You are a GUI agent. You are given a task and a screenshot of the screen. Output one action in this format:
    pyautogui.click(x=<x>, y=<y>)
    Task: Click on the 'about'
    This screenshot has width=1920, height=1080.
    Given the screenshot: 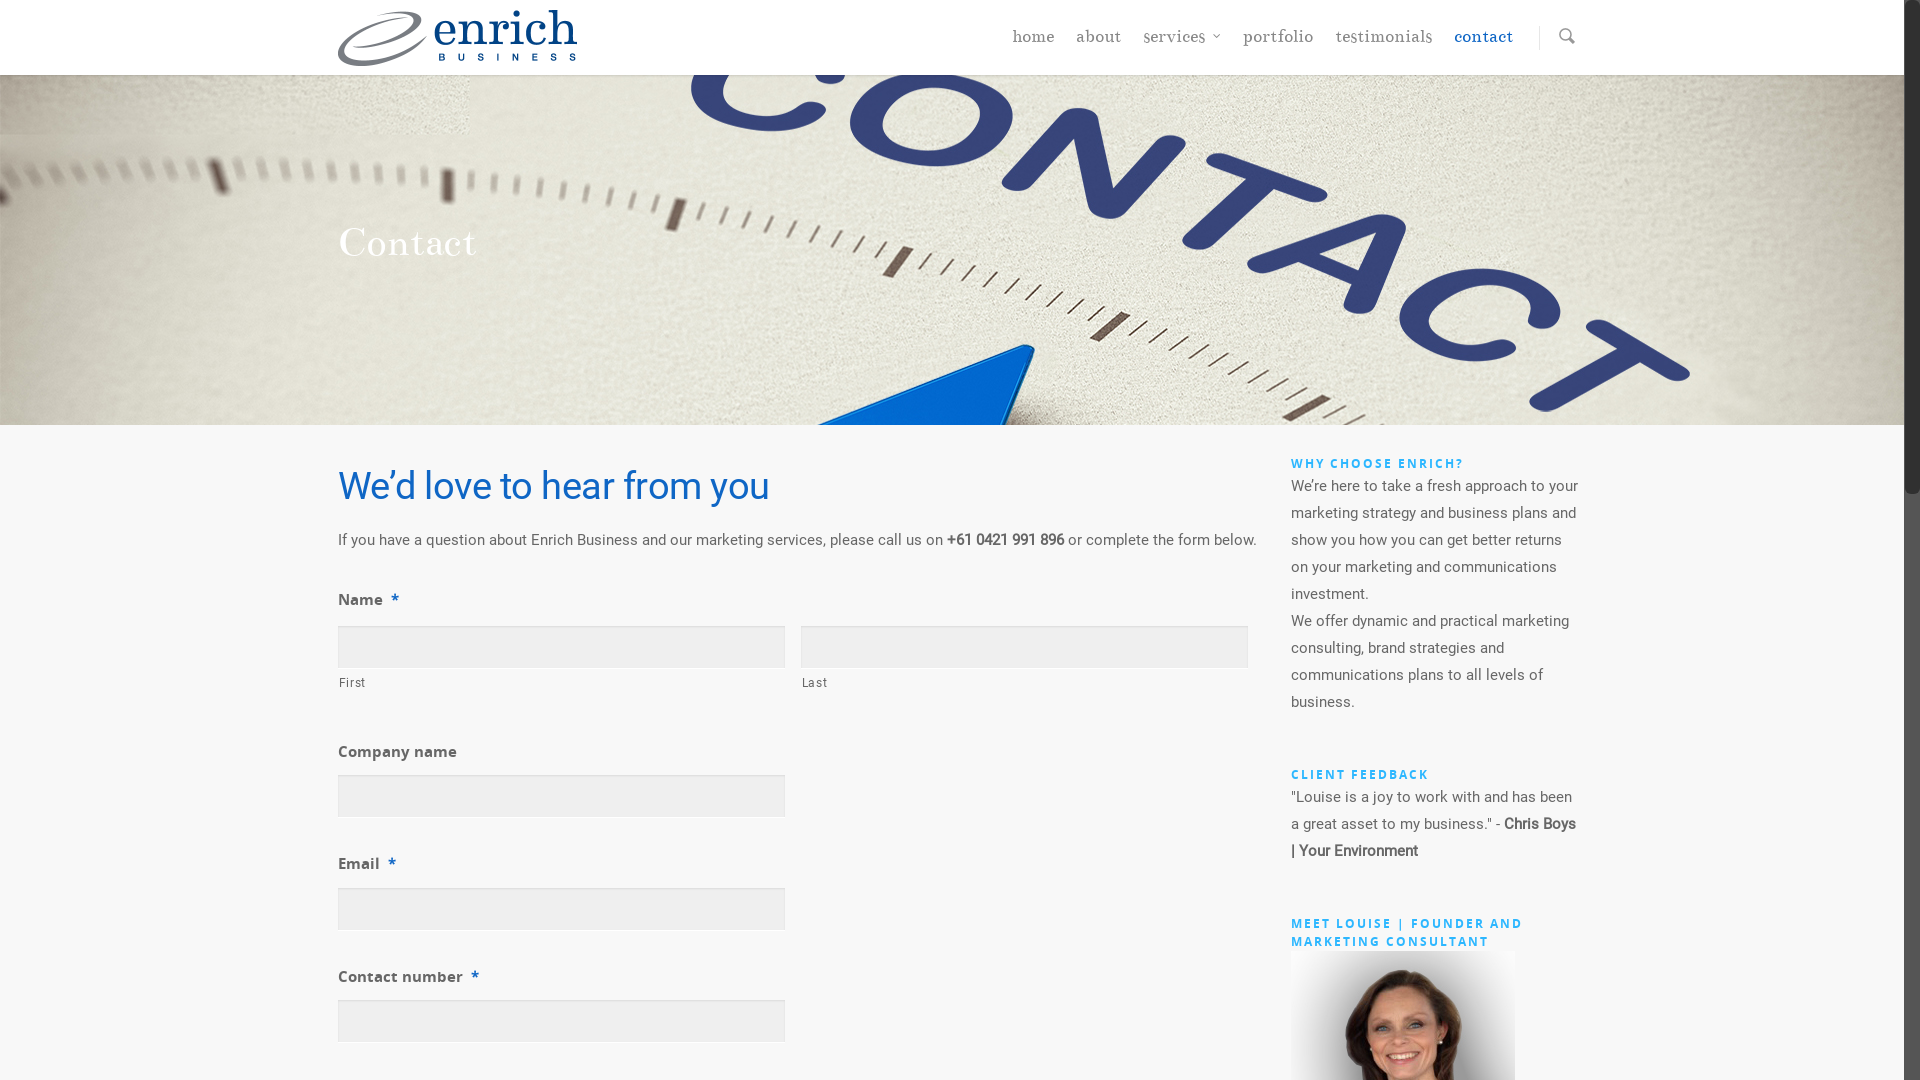 What is the action you would take?
    pyautogui.click(x=1097, y=42)
    